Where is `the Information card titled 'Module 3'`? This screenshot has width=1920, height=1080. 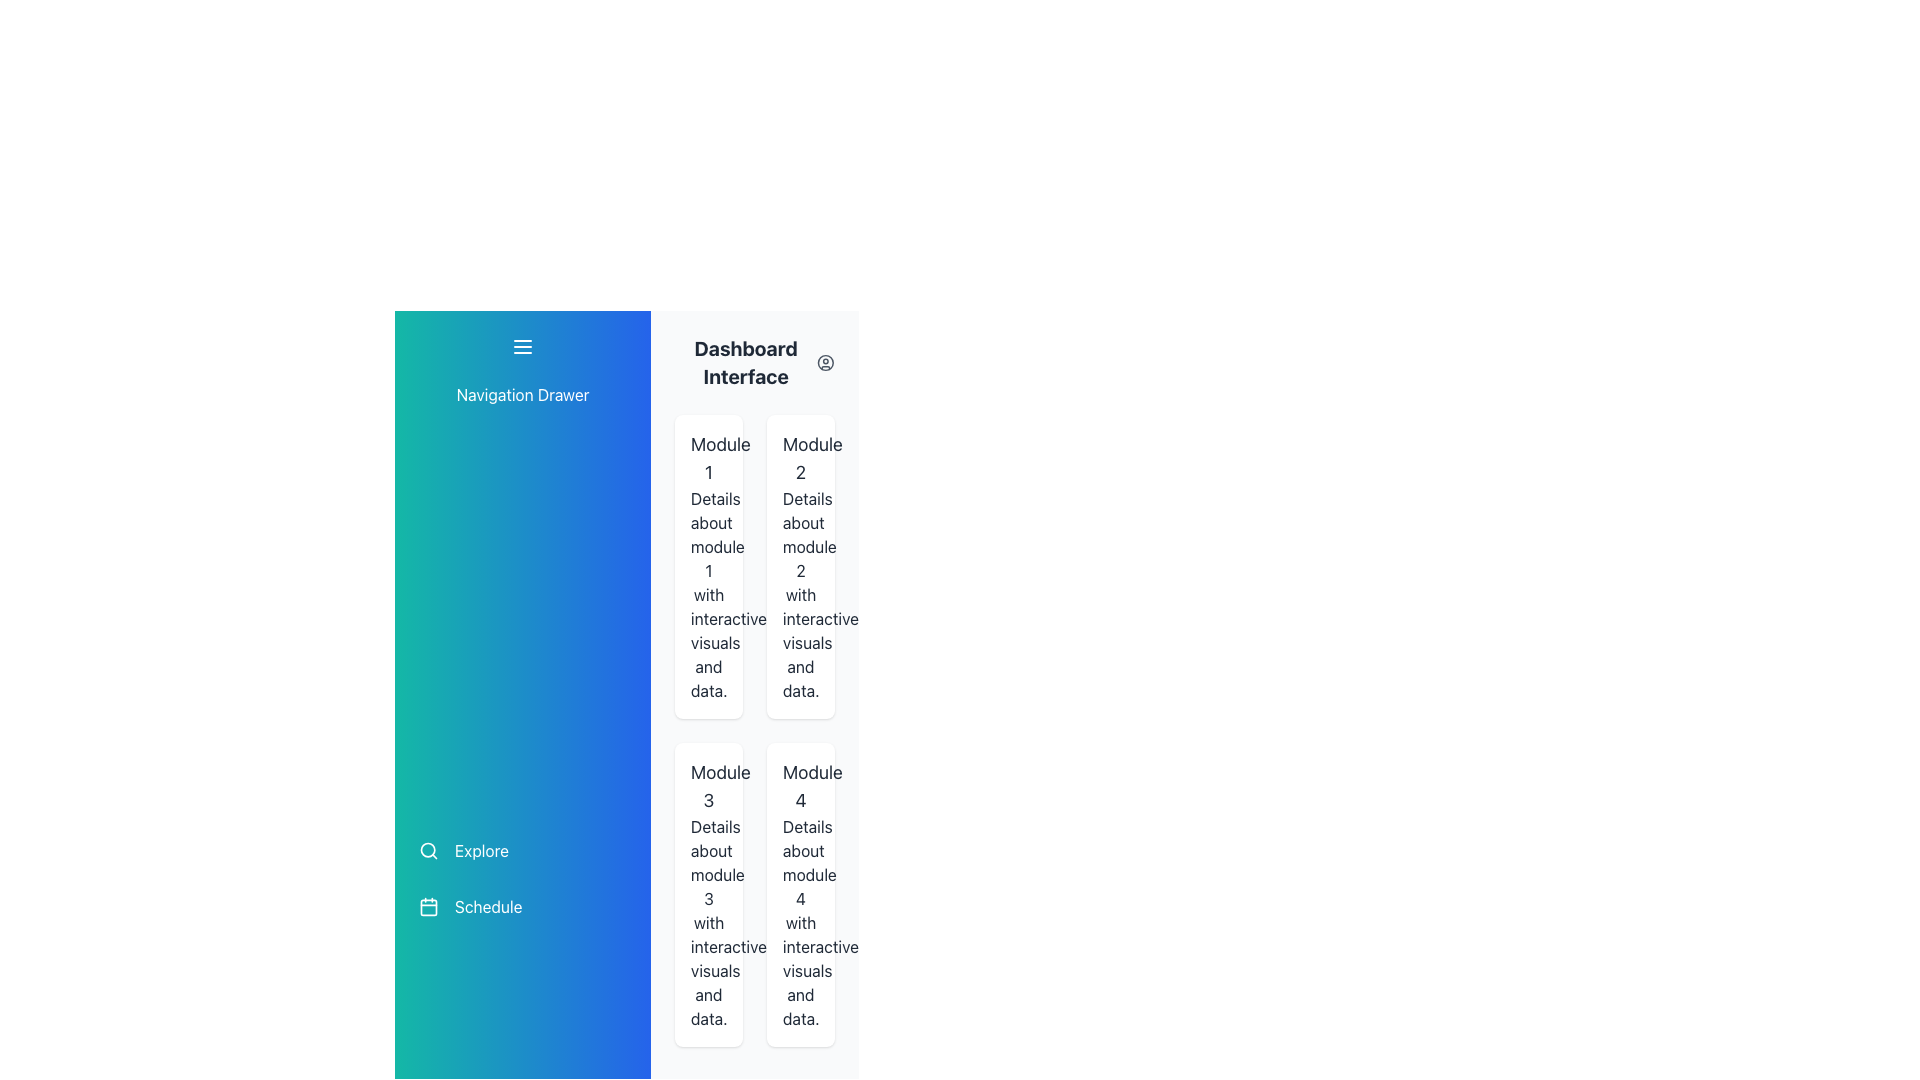 the Information card titled 'Module 3' is located at coordinates (709, 893).